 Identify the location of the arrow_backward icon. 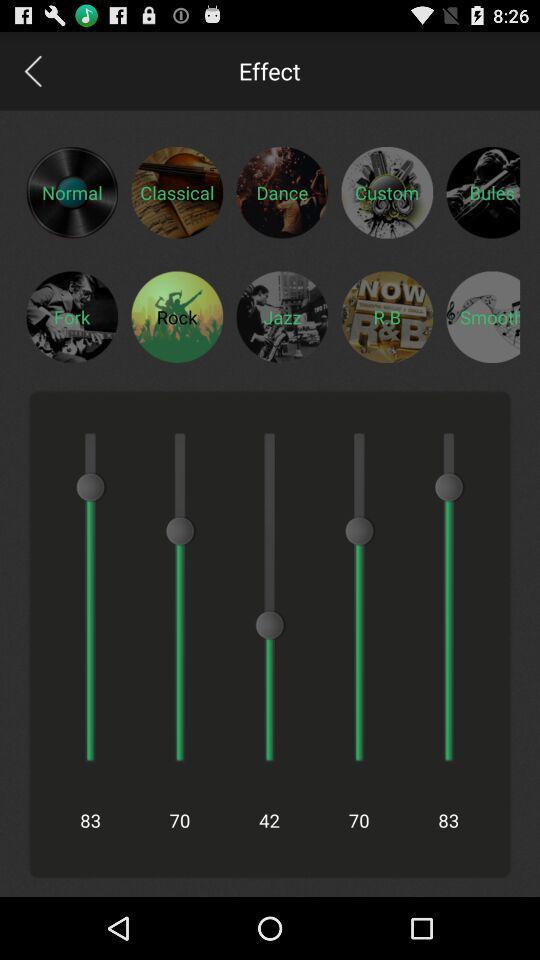
(31, 75).